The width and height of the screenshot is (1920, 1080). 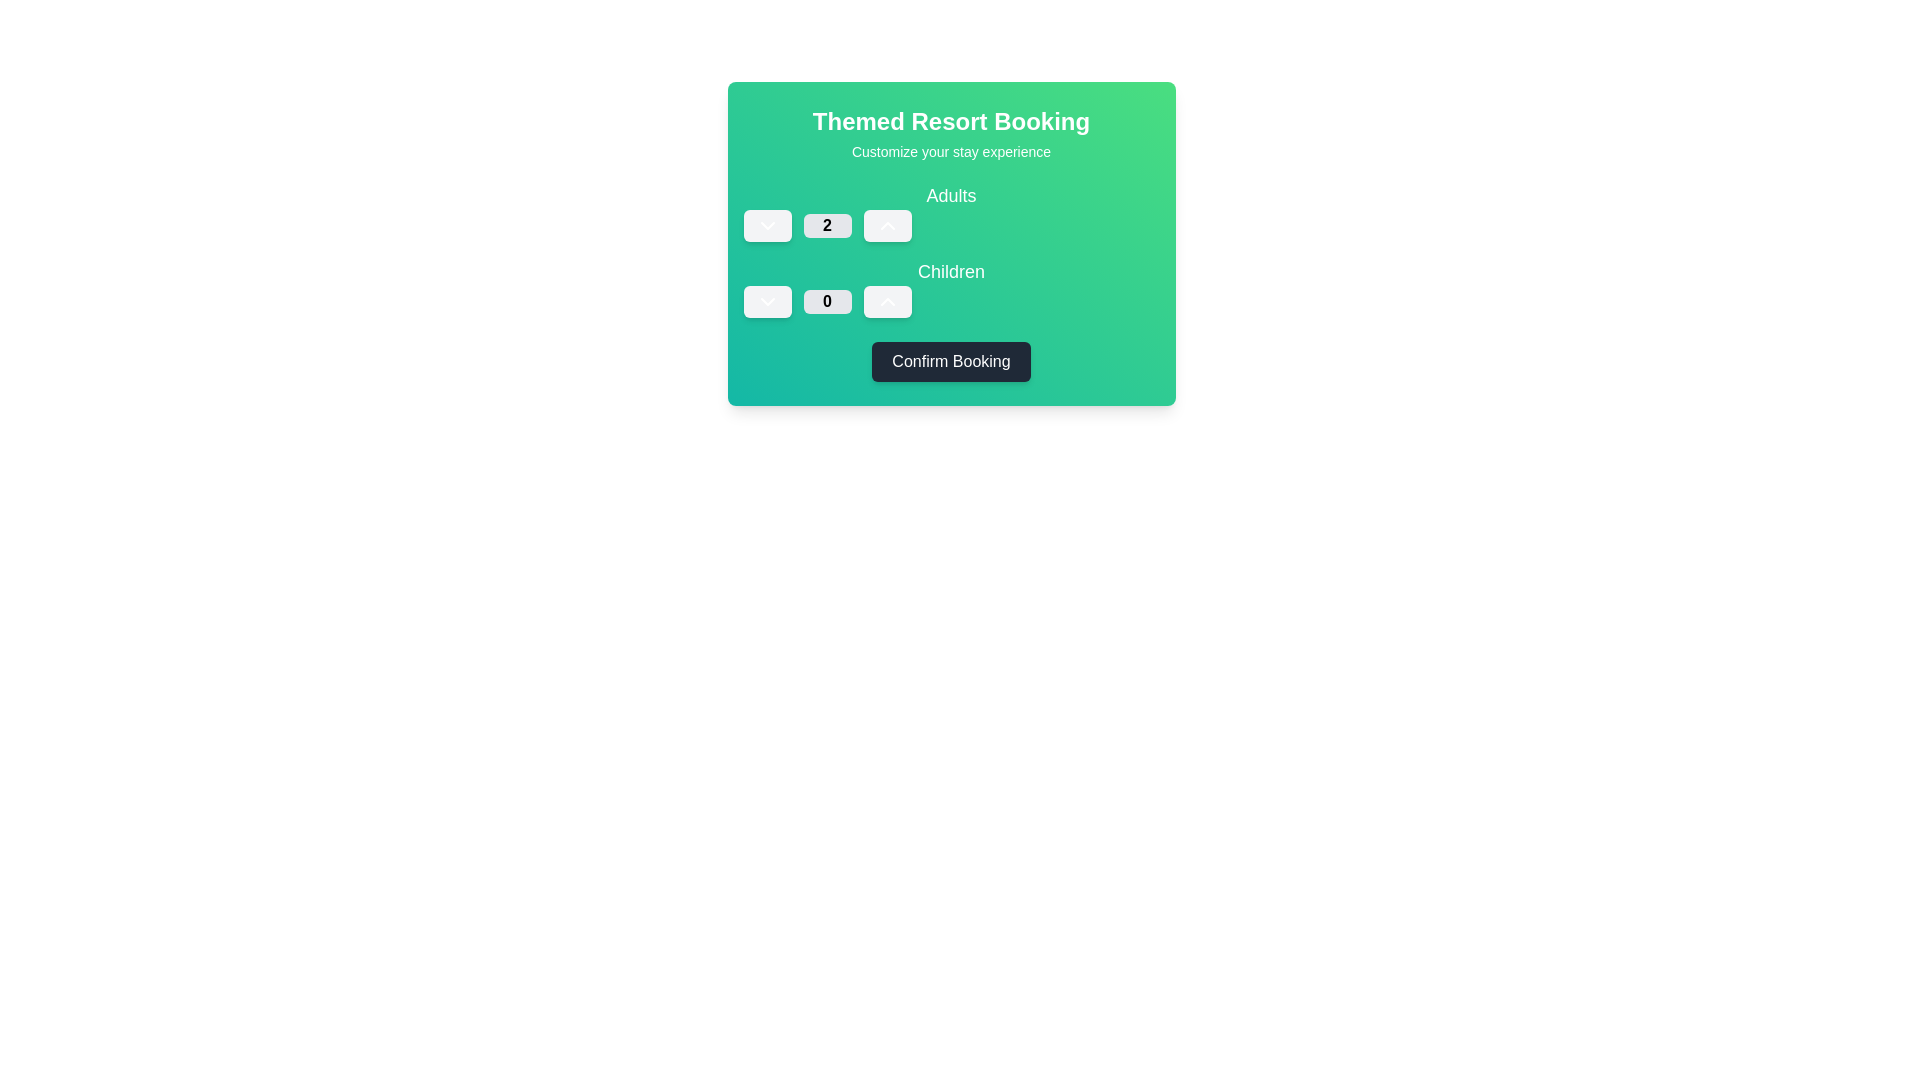 What do you see at coordinates (950, 122) in the screenshot?
I see `the prominently displayed text element reading 'Themed Resort Booking' for reading` at bounding box center [950, 122].